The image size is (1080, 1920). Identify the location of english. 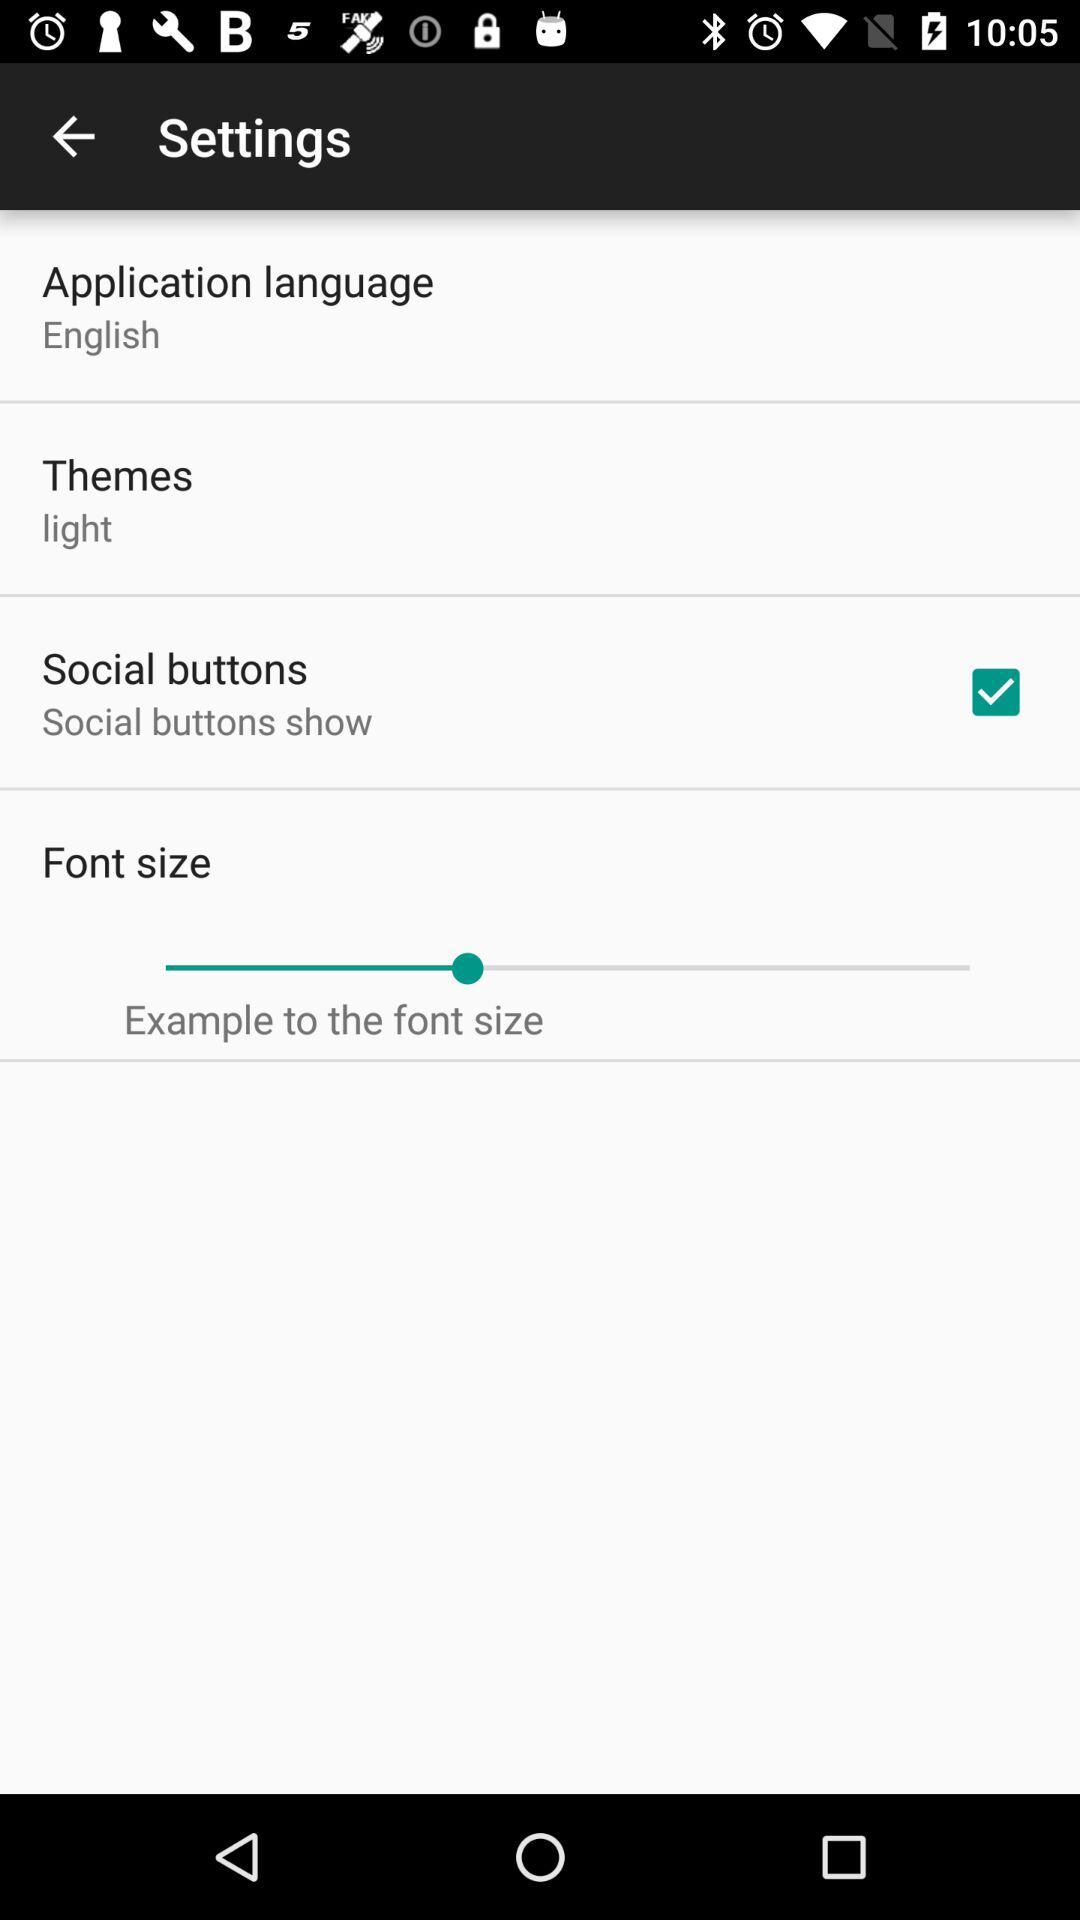
(101, 333).